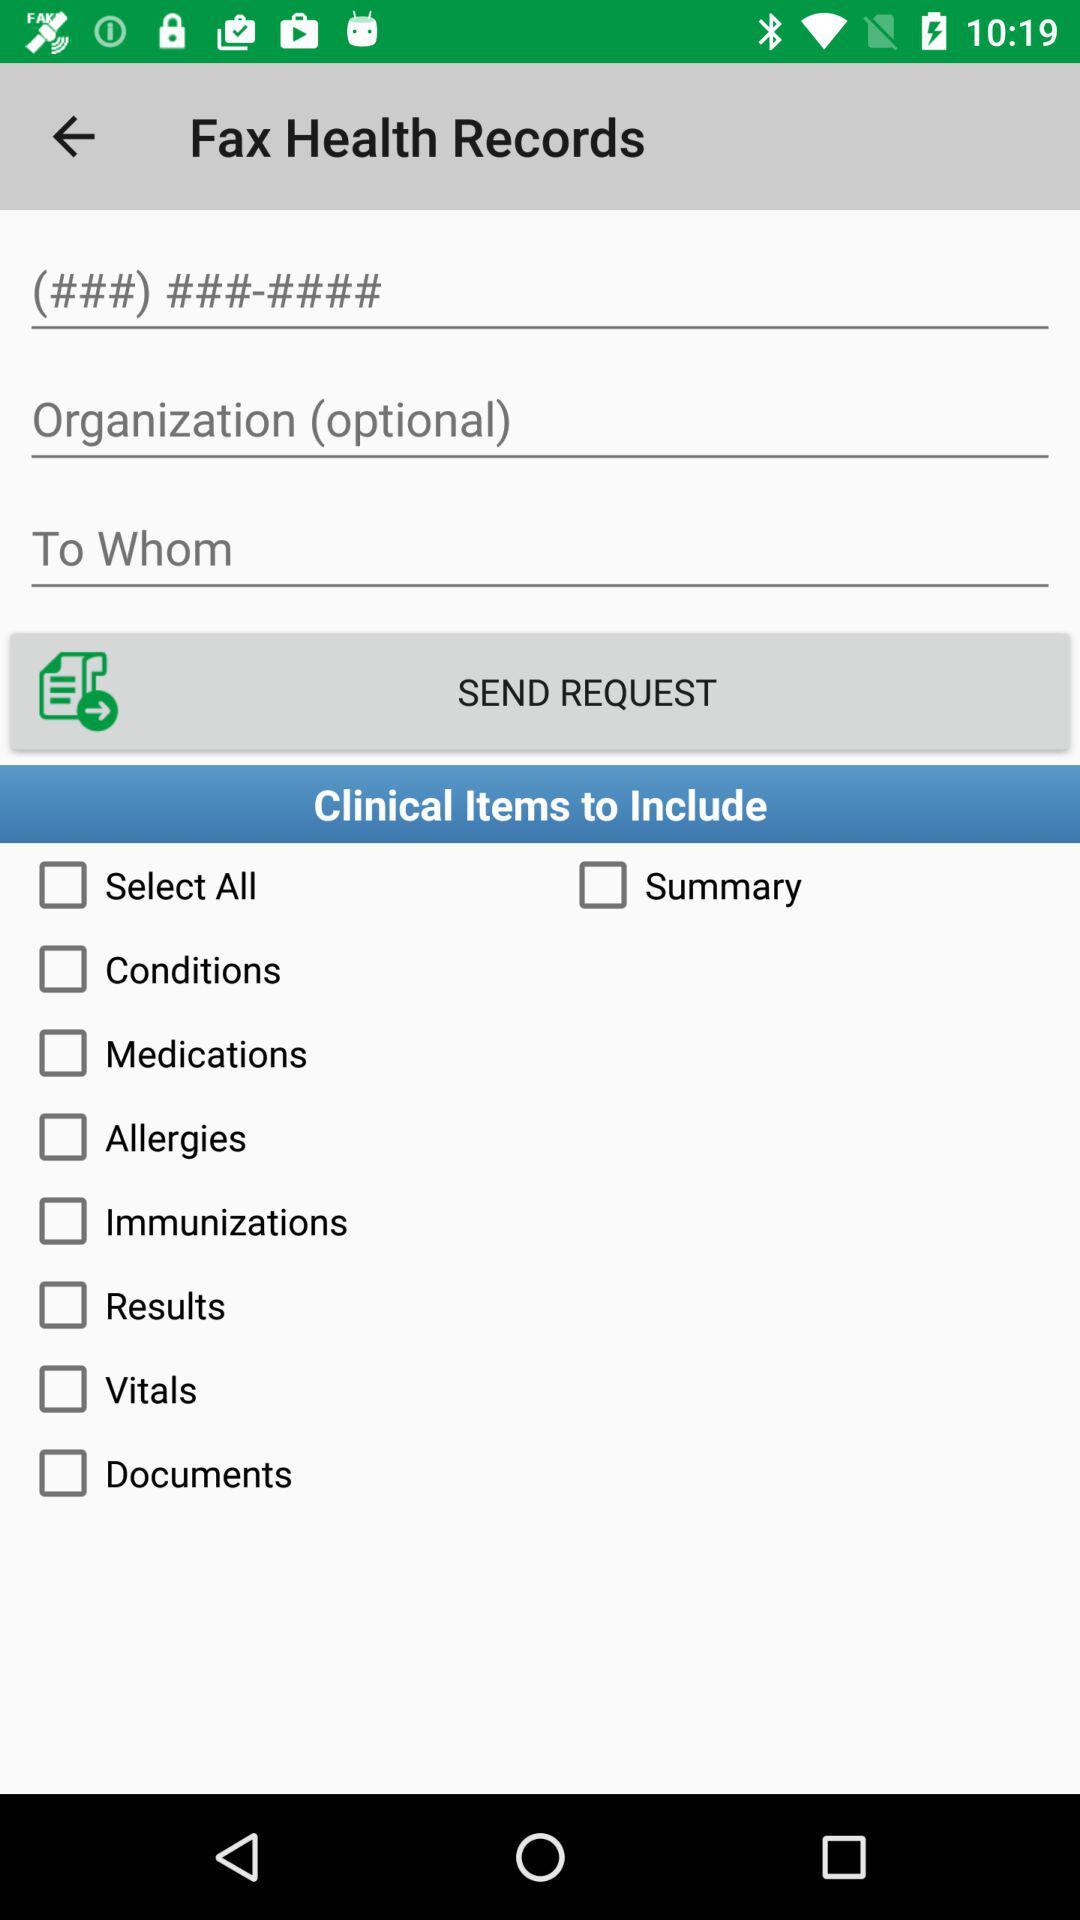  I want to click on the icon above conditions, so click(810, 883).